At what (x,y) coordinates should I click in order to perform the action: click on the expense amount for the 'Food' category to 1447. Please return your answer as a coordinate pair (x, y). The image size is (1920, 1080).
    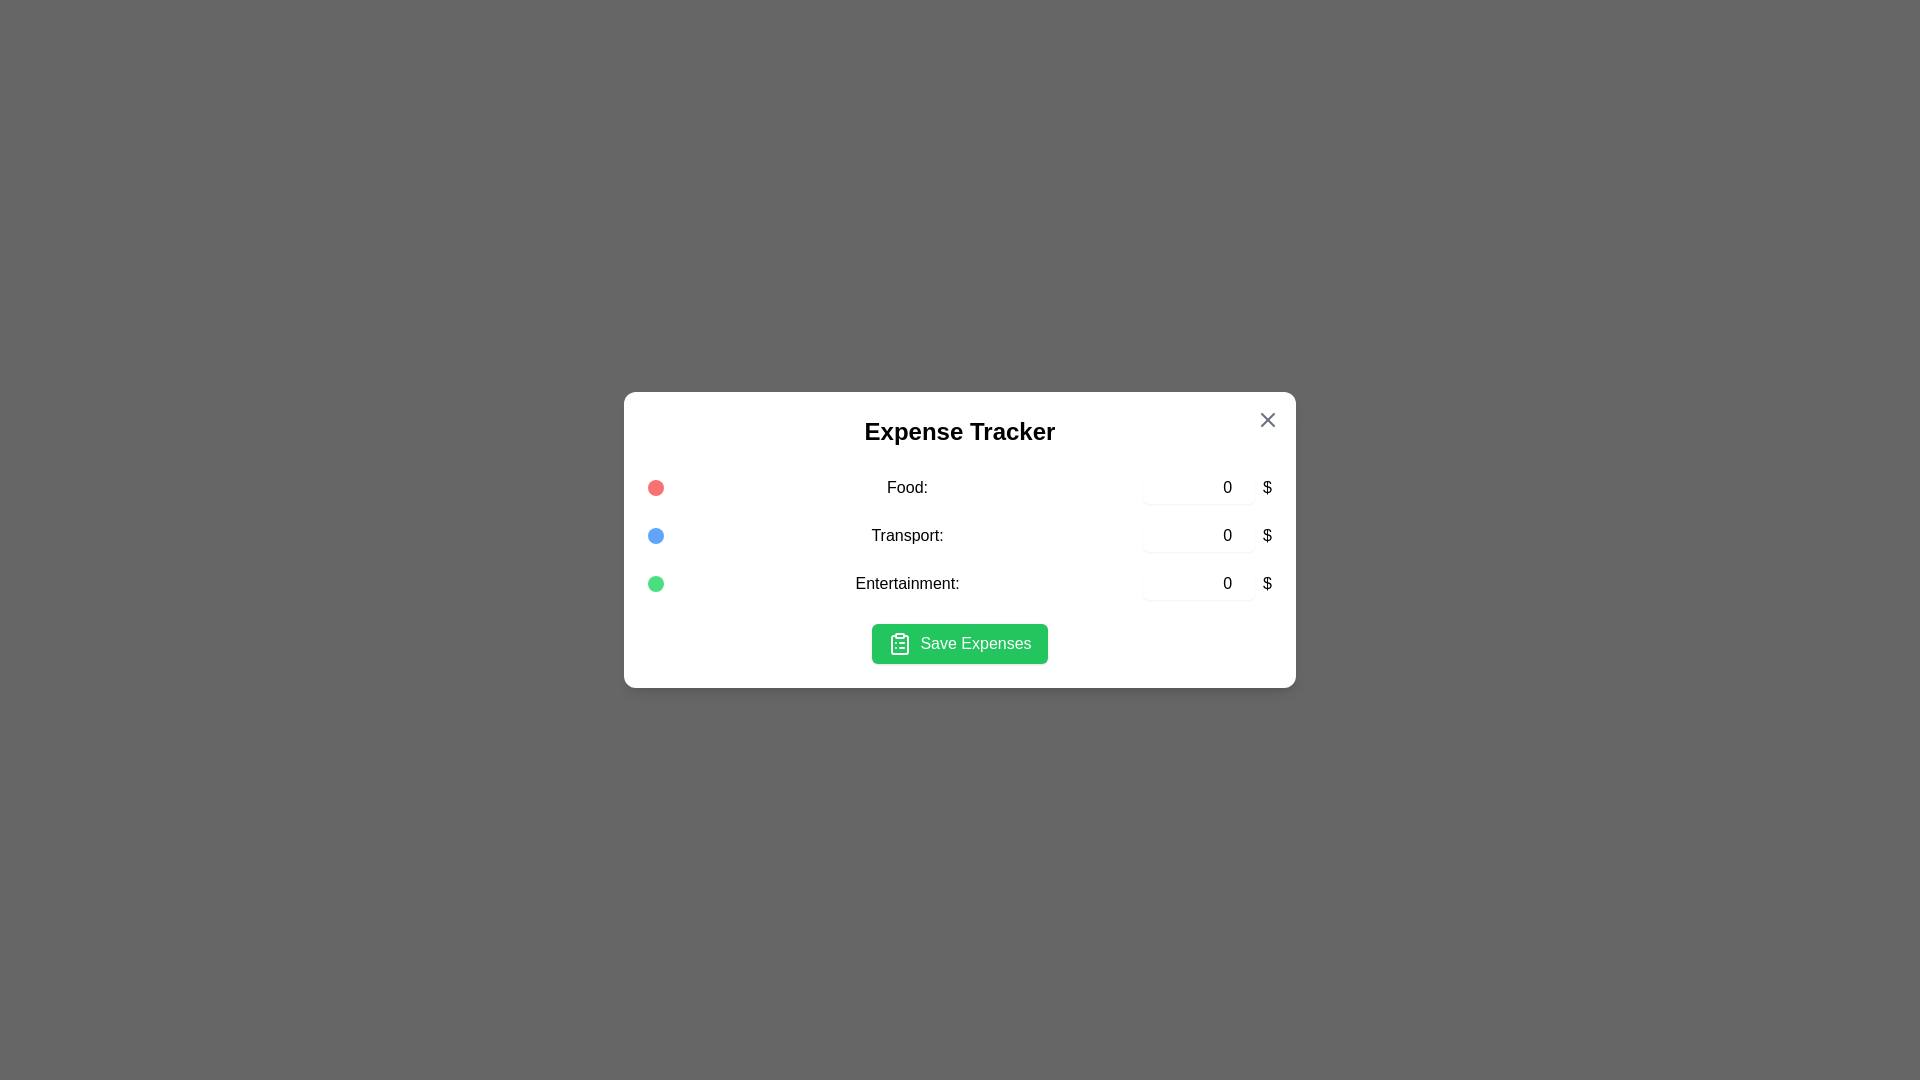
    Looking at the image, I should click on (1199, 488).